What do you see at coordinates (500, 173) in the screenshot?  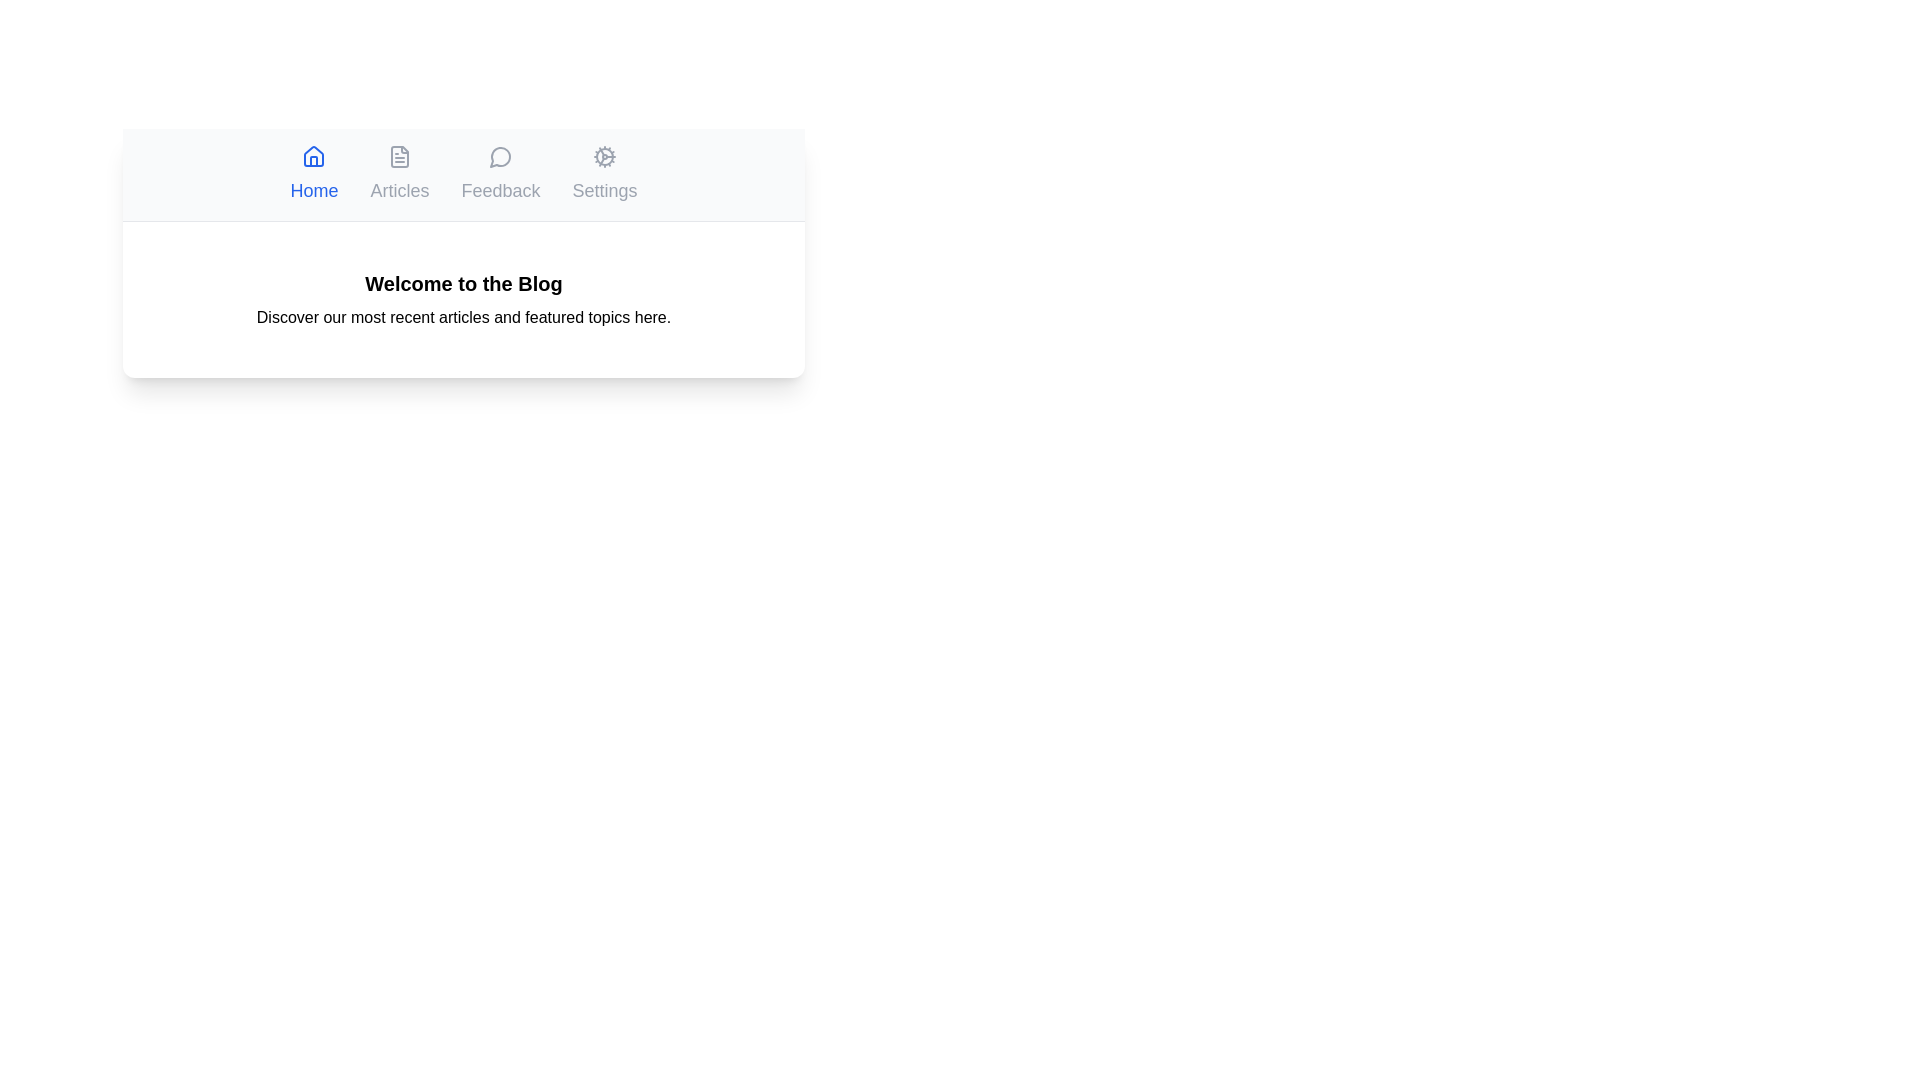 I see `the tab labeled Feedback to observe its hover effect` at bounding box center [500, 173].